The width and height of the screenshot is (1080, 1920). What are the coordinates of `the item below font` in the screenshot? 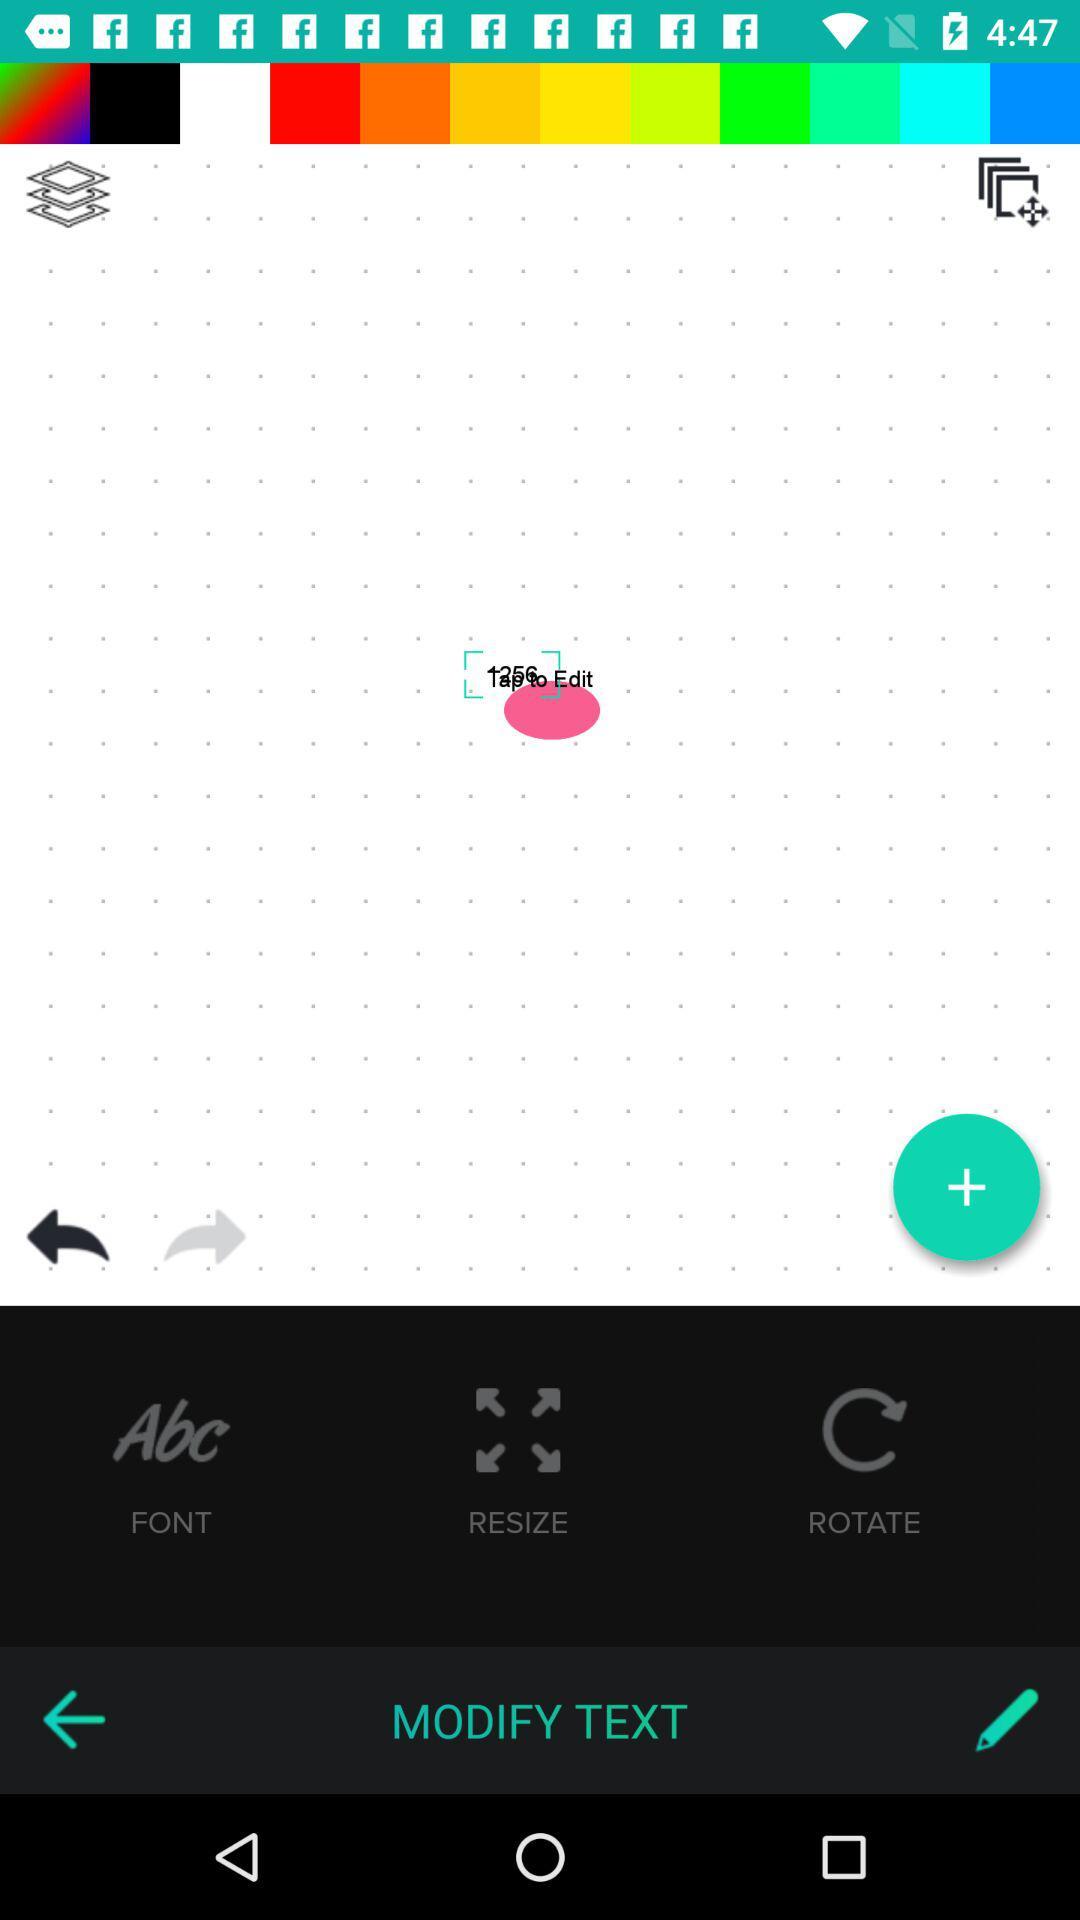 It's located at (72, 1719).